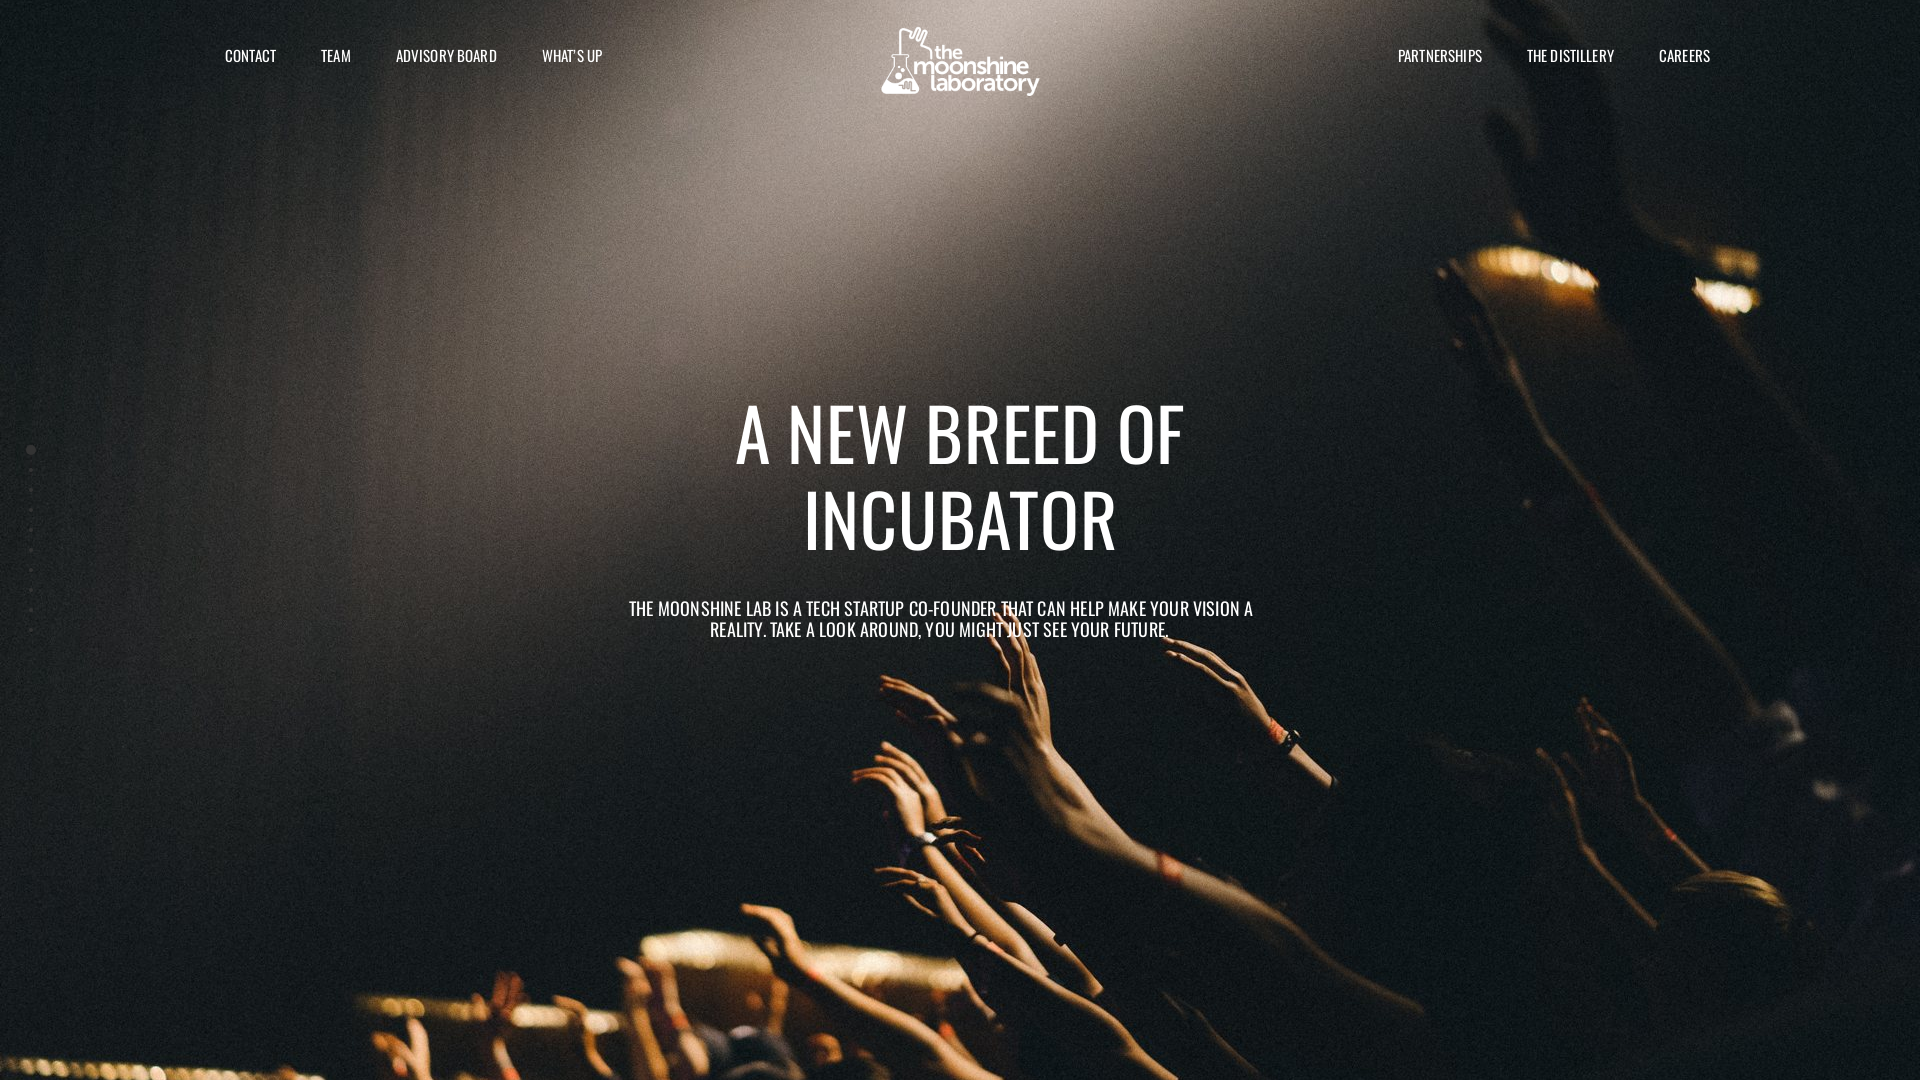  Describe the element at coordinates (1381, 59) in the screenshot. I see `'PARTNERSHIPS'` at that location.